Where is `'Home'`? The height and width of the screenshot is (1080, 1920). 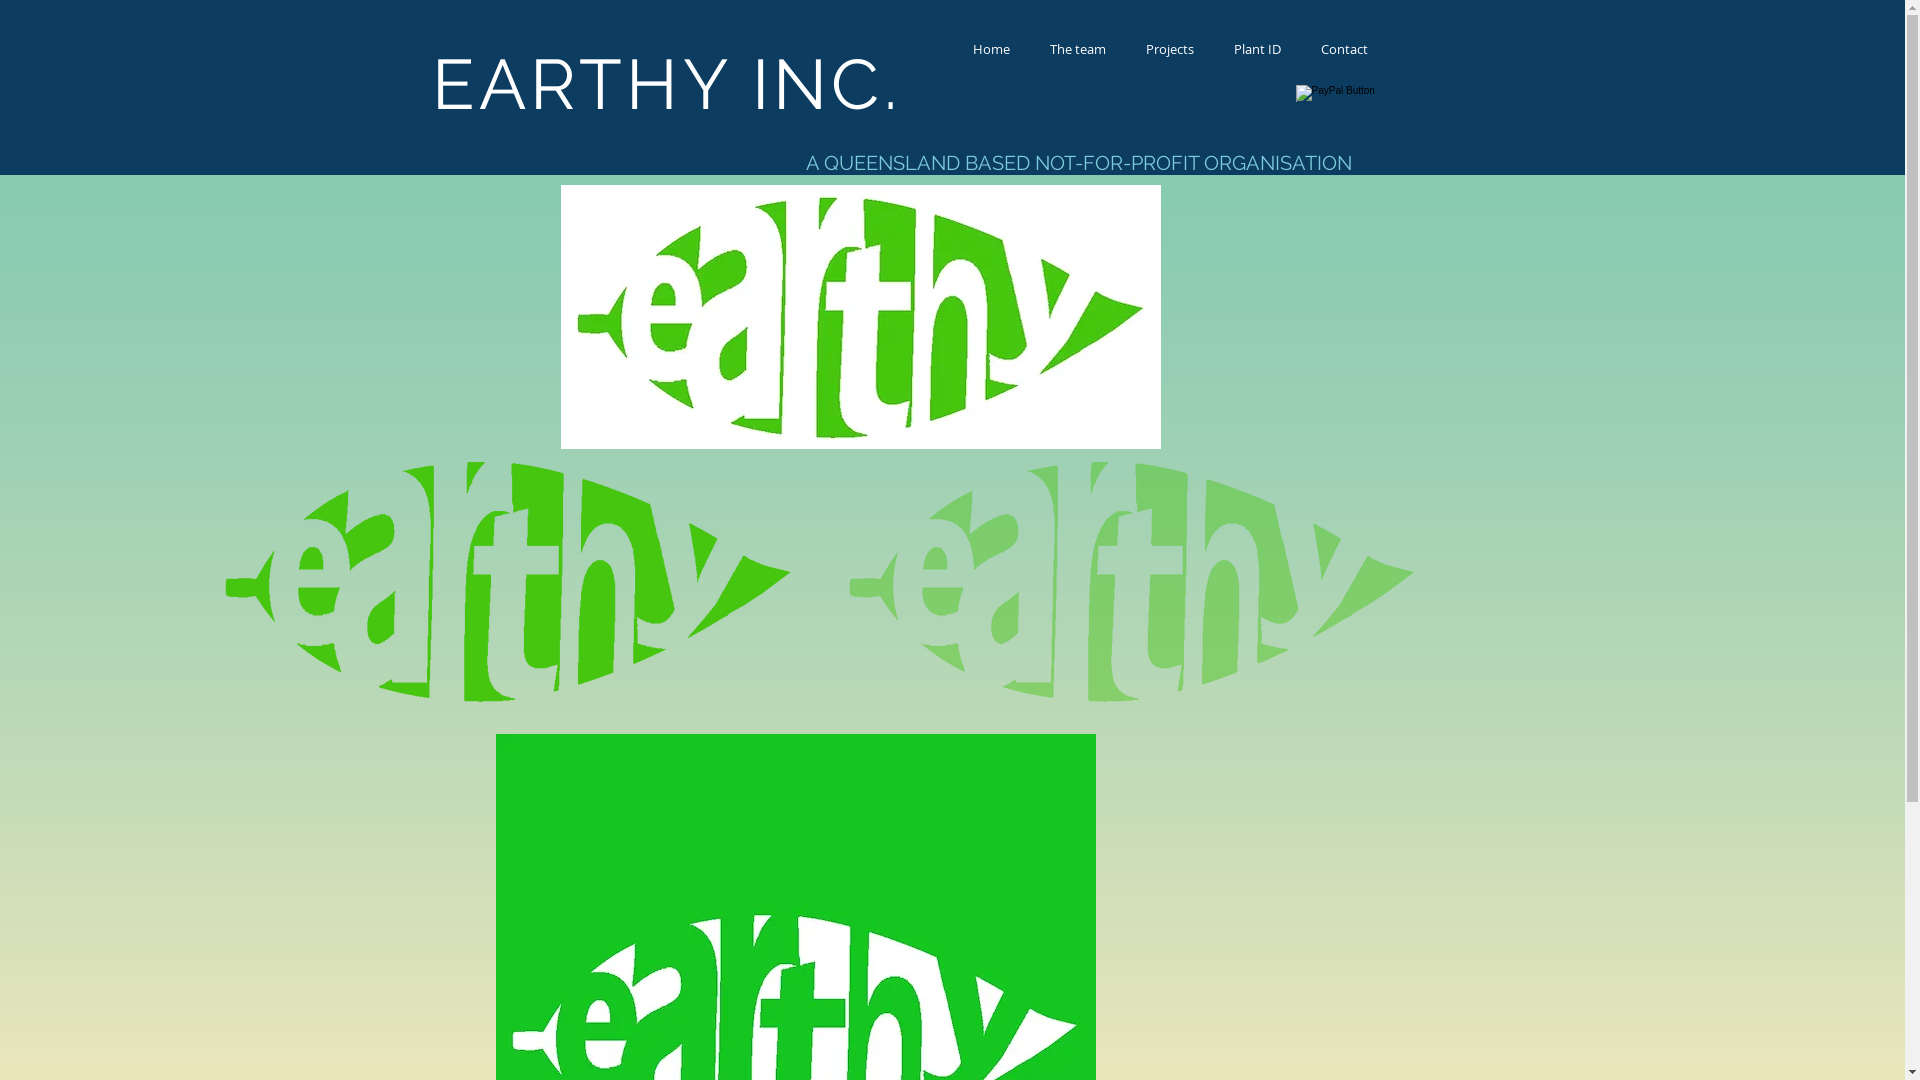
'Home' is located at coordinates (990, 48).